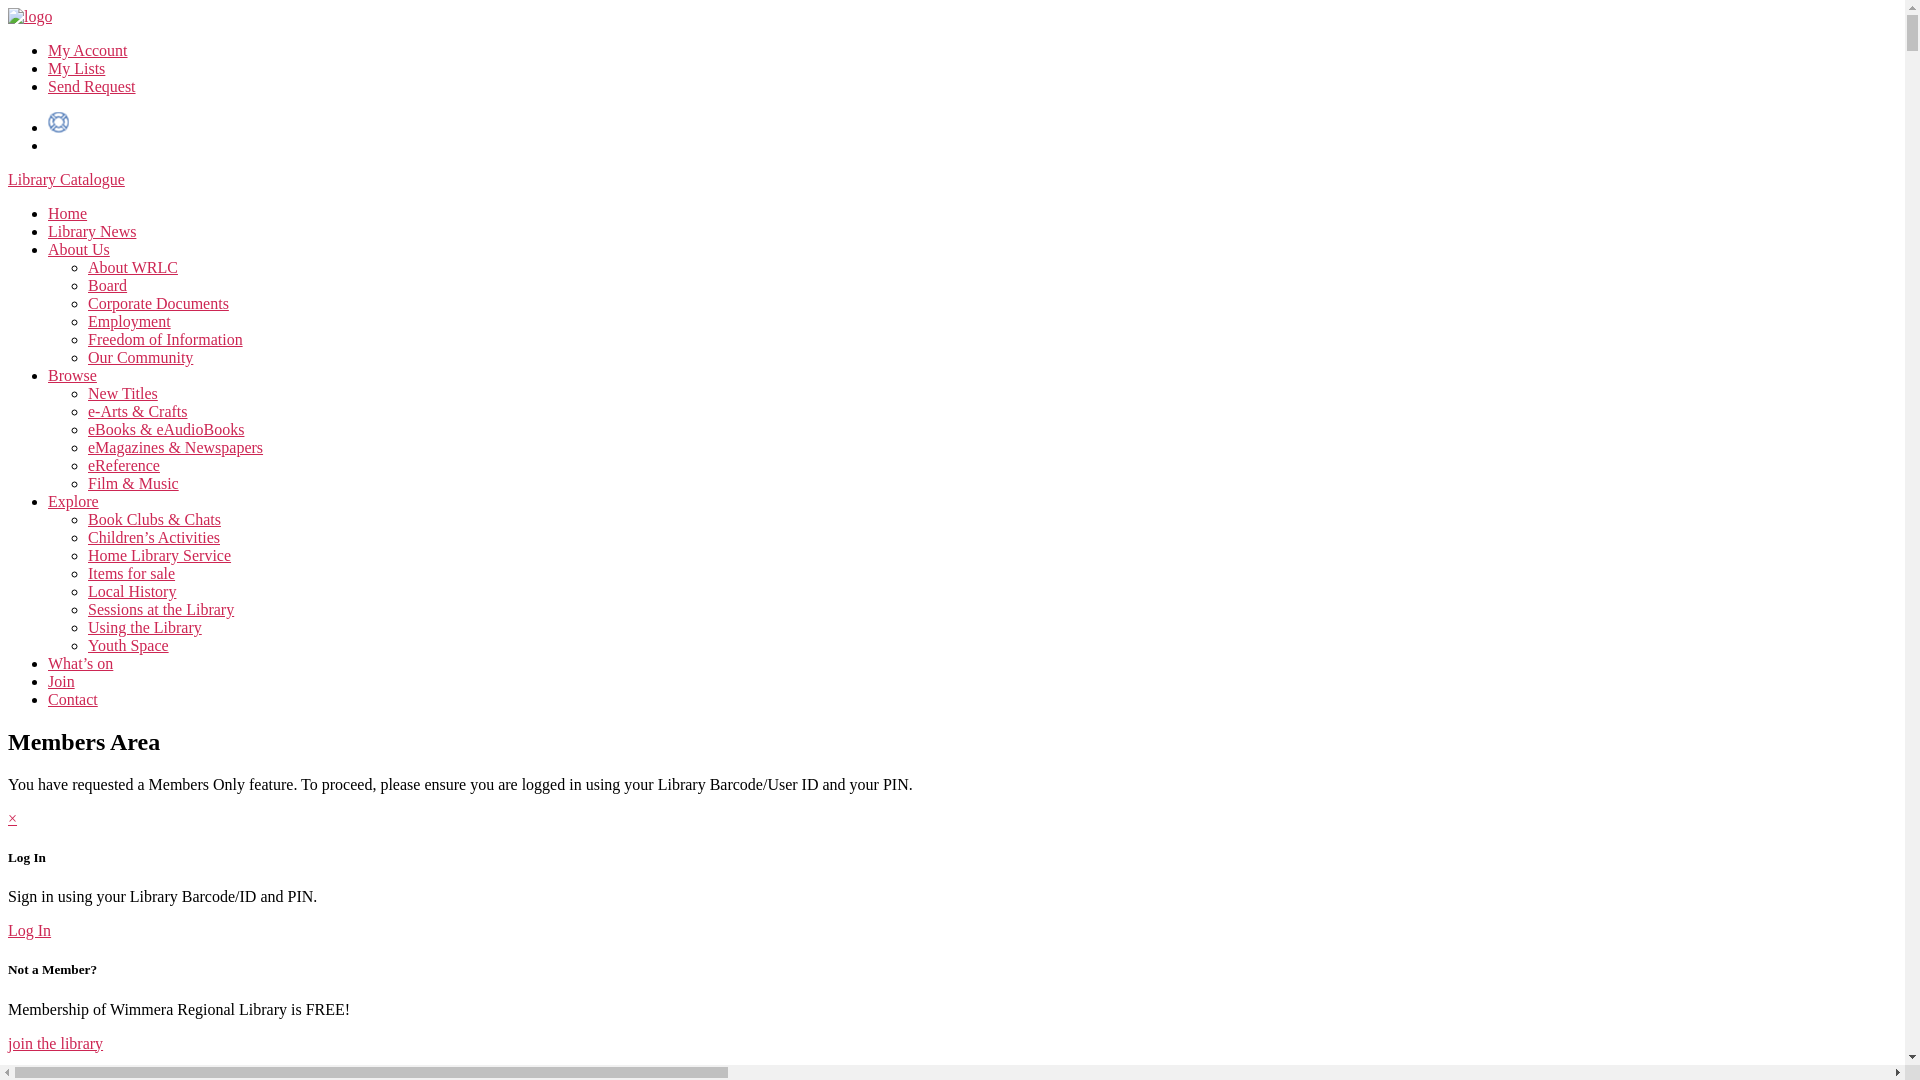  What do you see at coordinates (7, 7) in the screenshot?
I see `'Skip to the content'` at bounding box center [7, 7].